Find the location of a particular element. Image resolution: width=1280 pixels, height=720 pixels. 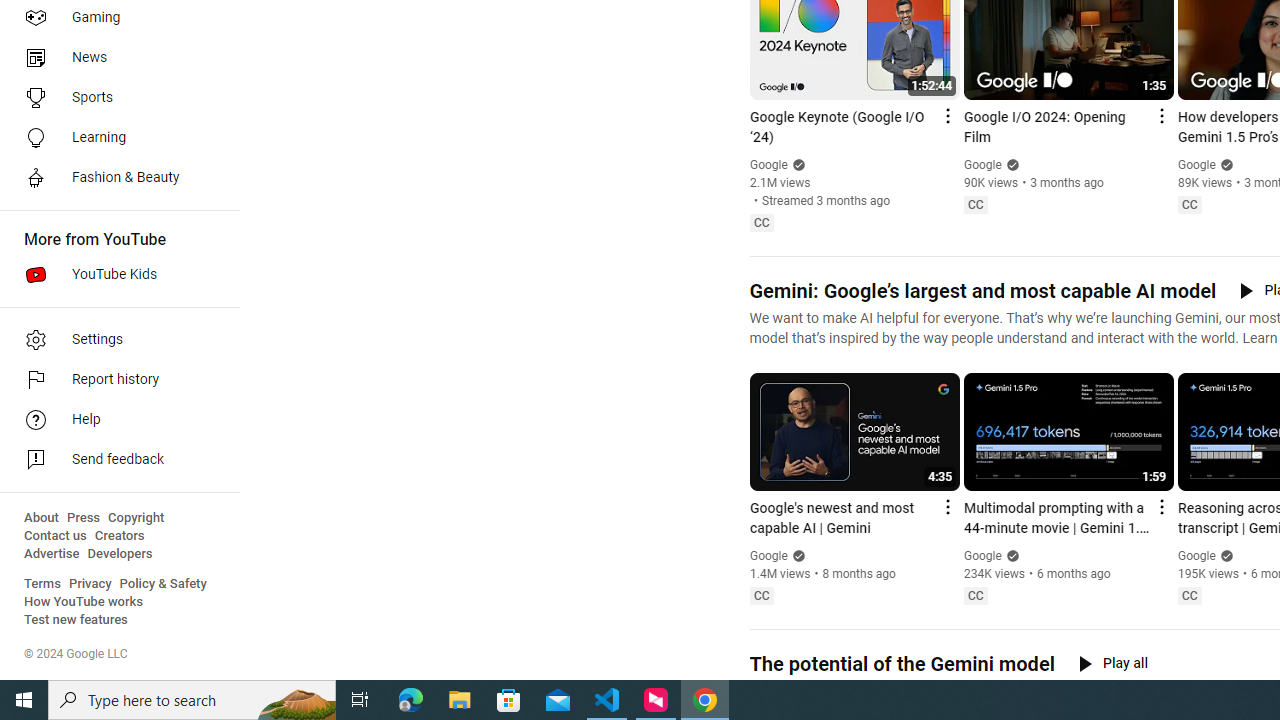

'The potential of the Gemini model' is located at coordinates (900, 664).